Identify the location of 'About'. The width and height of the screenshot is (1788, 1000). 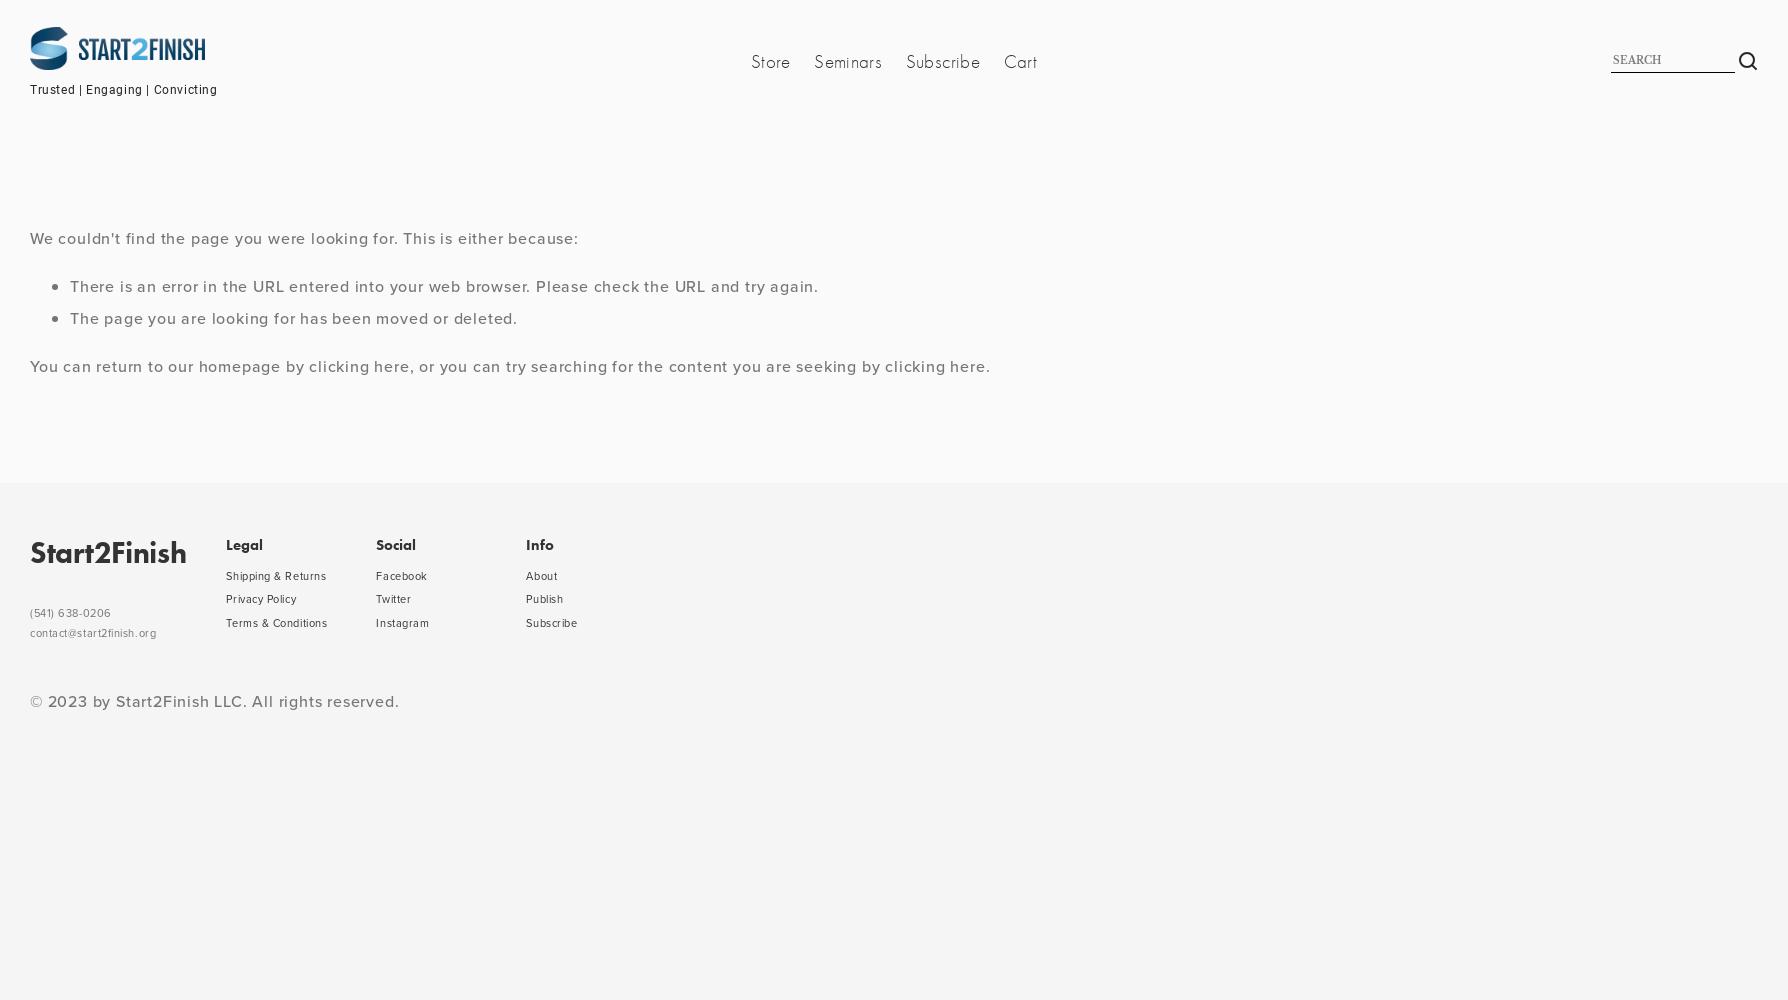
(541, 574).